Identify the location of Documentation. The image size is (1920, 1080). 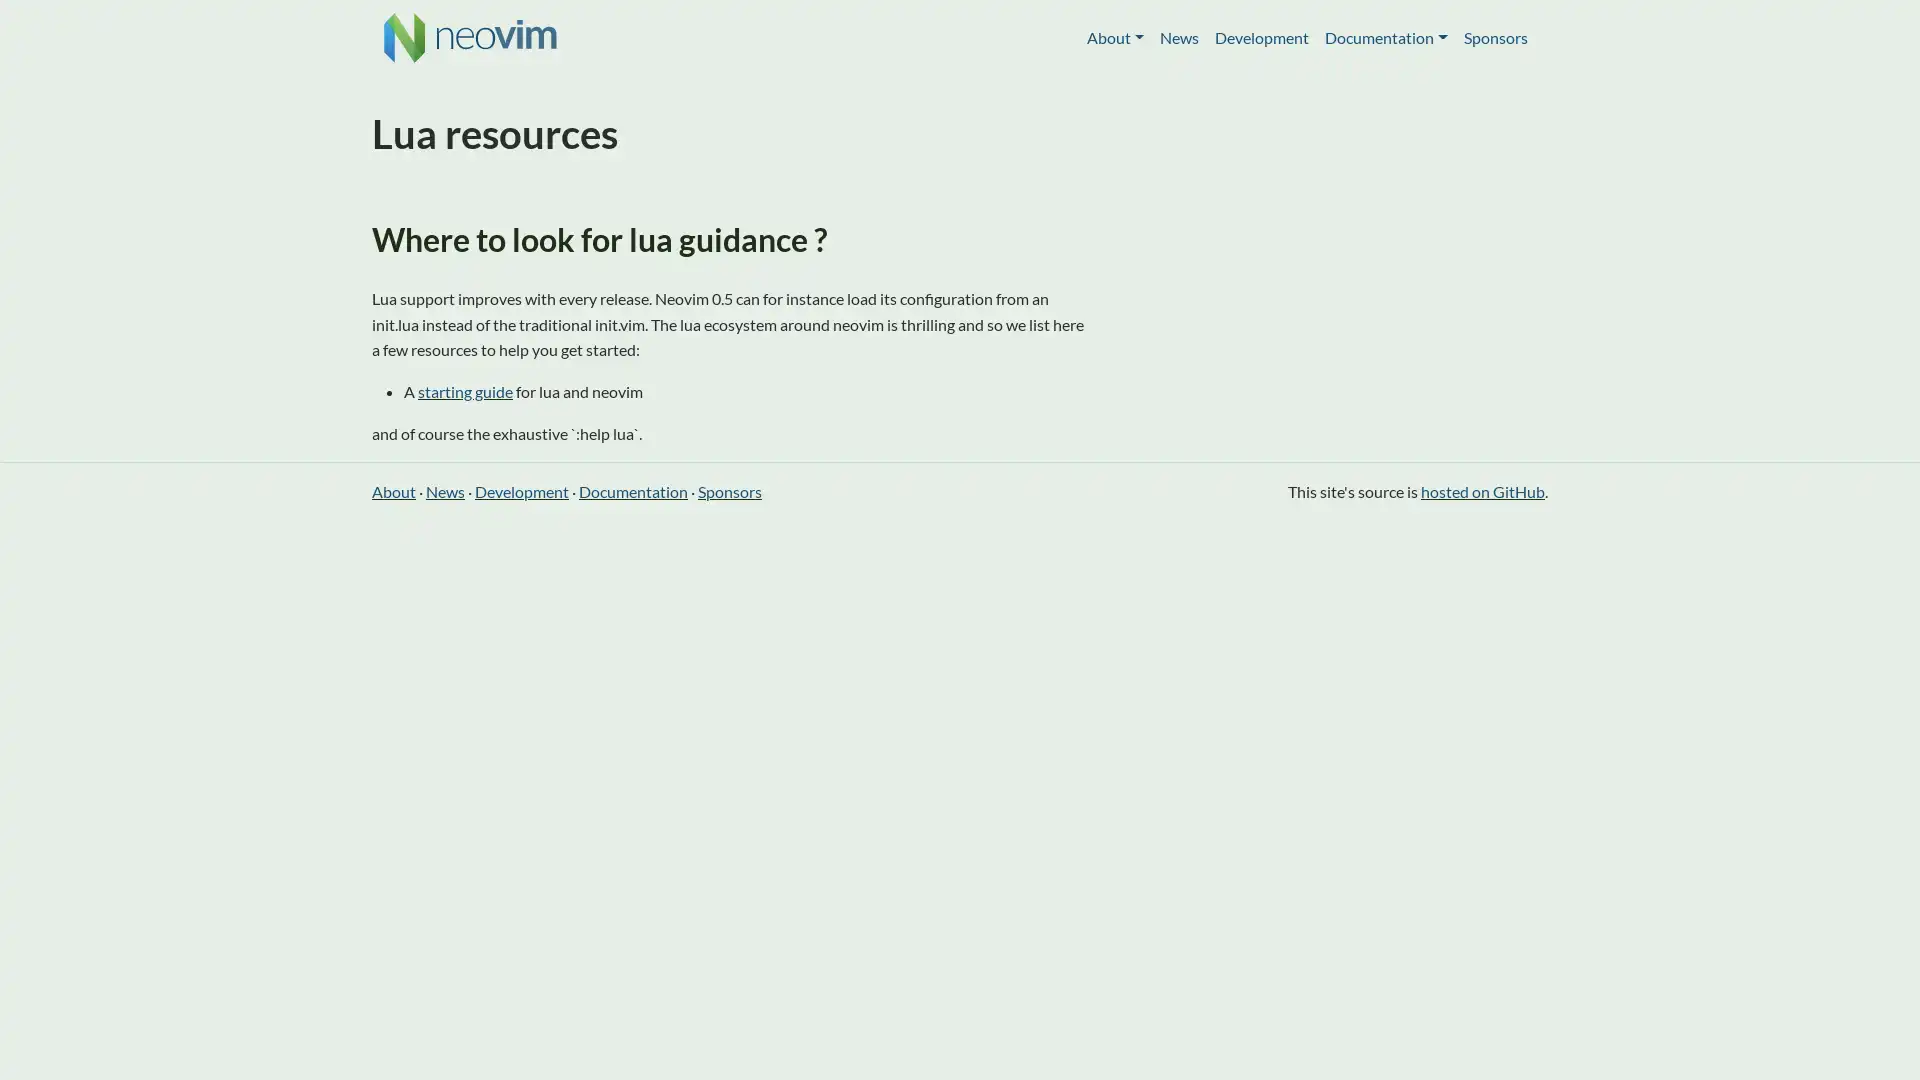
(1385, 37).